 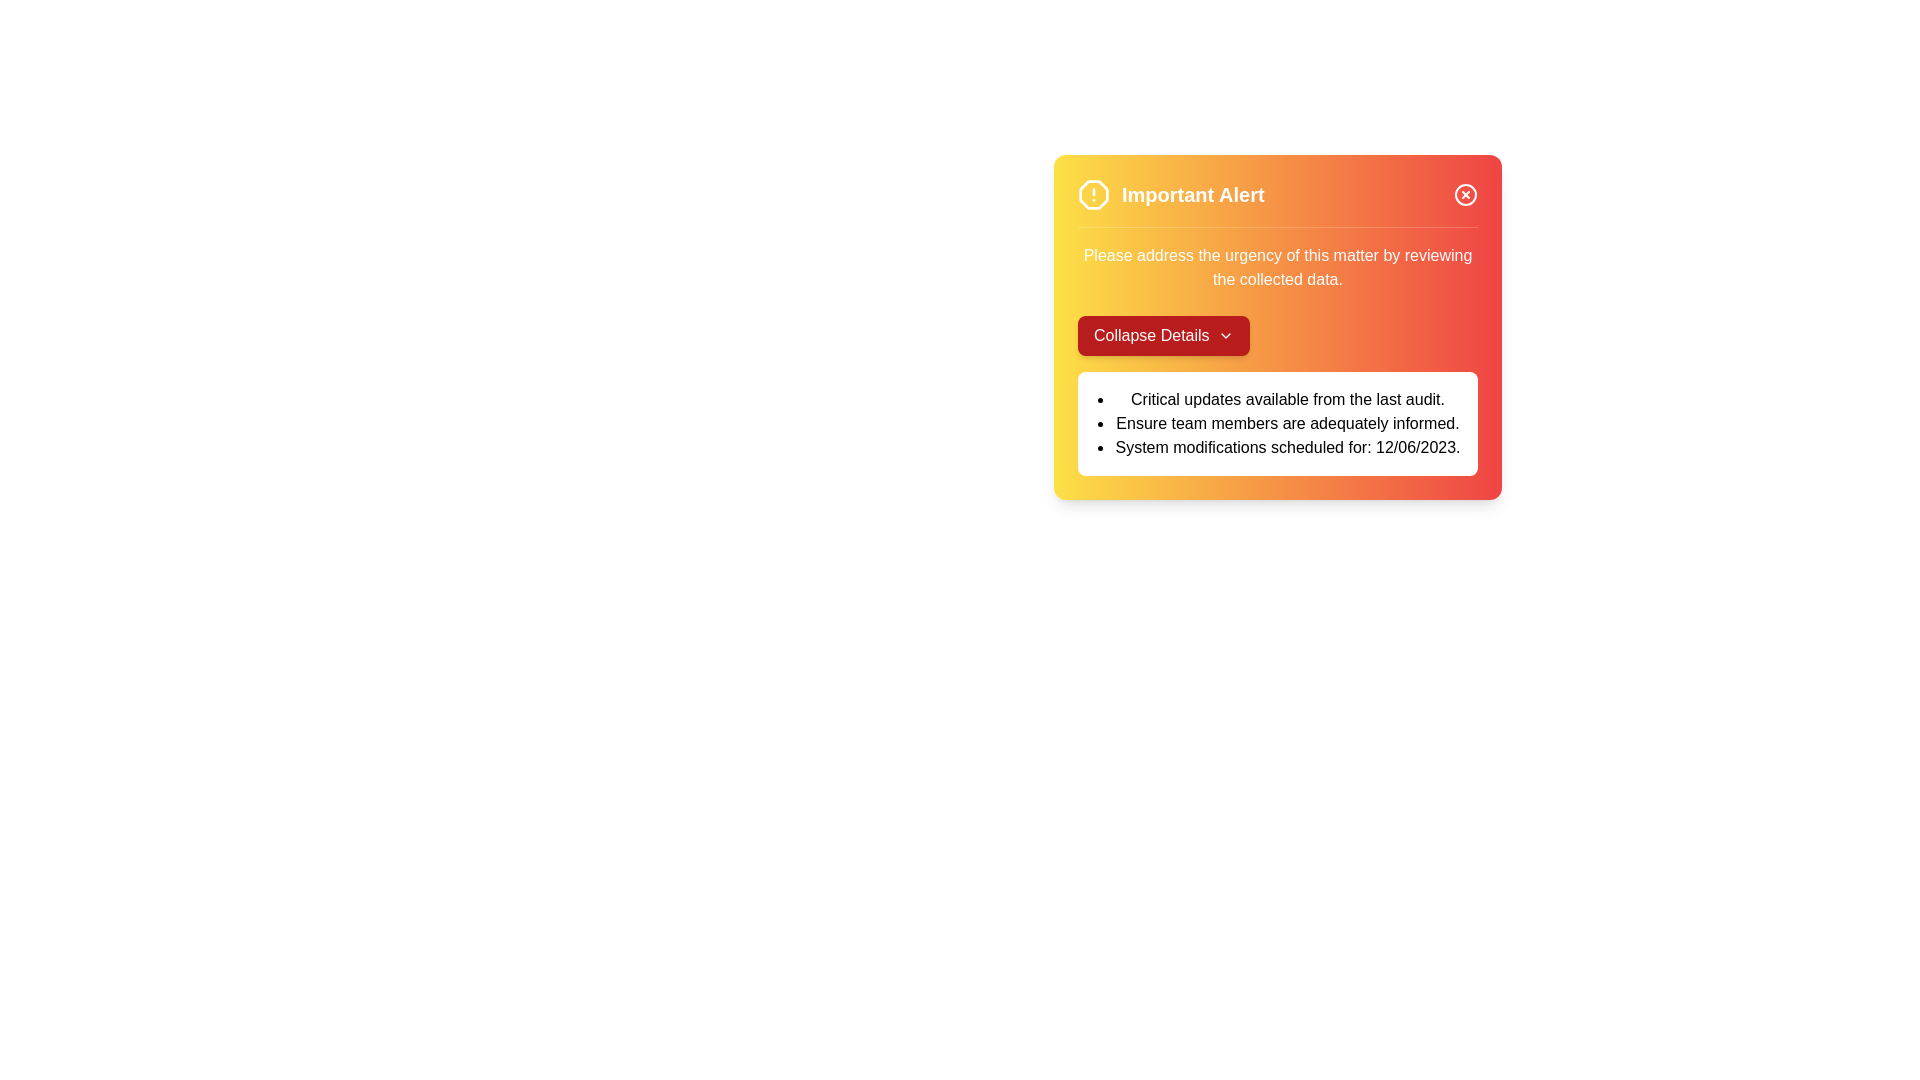 I want to click on the 'Collapse Details' button to toggle the visibility of the detailed content, so click(x=1162, y=334).